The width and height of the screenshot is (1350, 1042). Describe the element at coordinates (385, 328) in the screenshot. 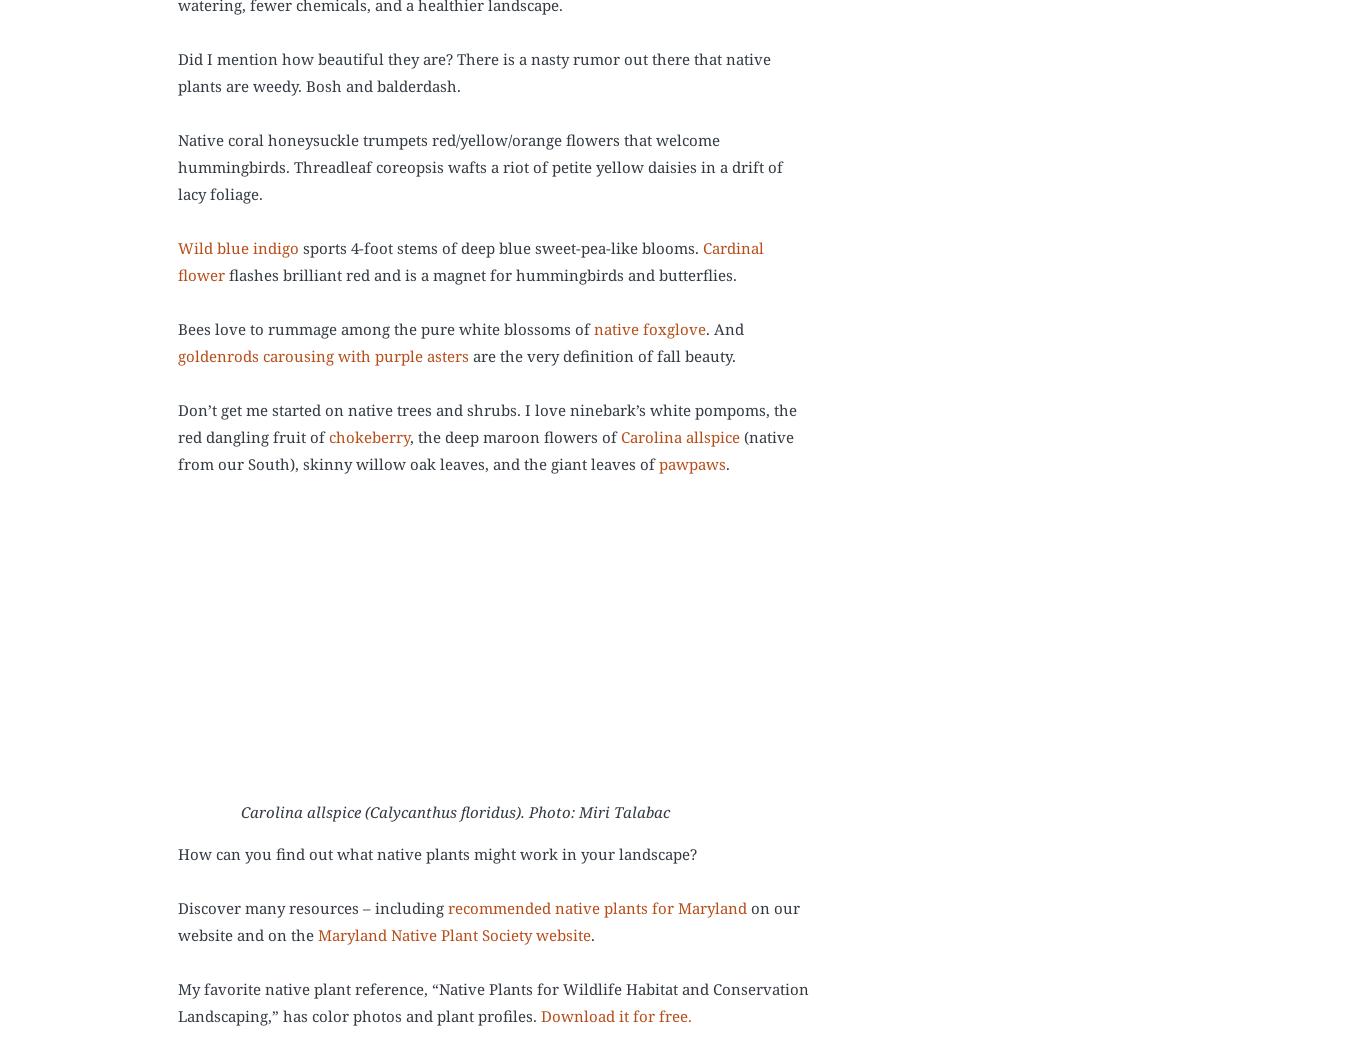

I see `'Bees love to rummage among the pure white blossoms of'` at that location.